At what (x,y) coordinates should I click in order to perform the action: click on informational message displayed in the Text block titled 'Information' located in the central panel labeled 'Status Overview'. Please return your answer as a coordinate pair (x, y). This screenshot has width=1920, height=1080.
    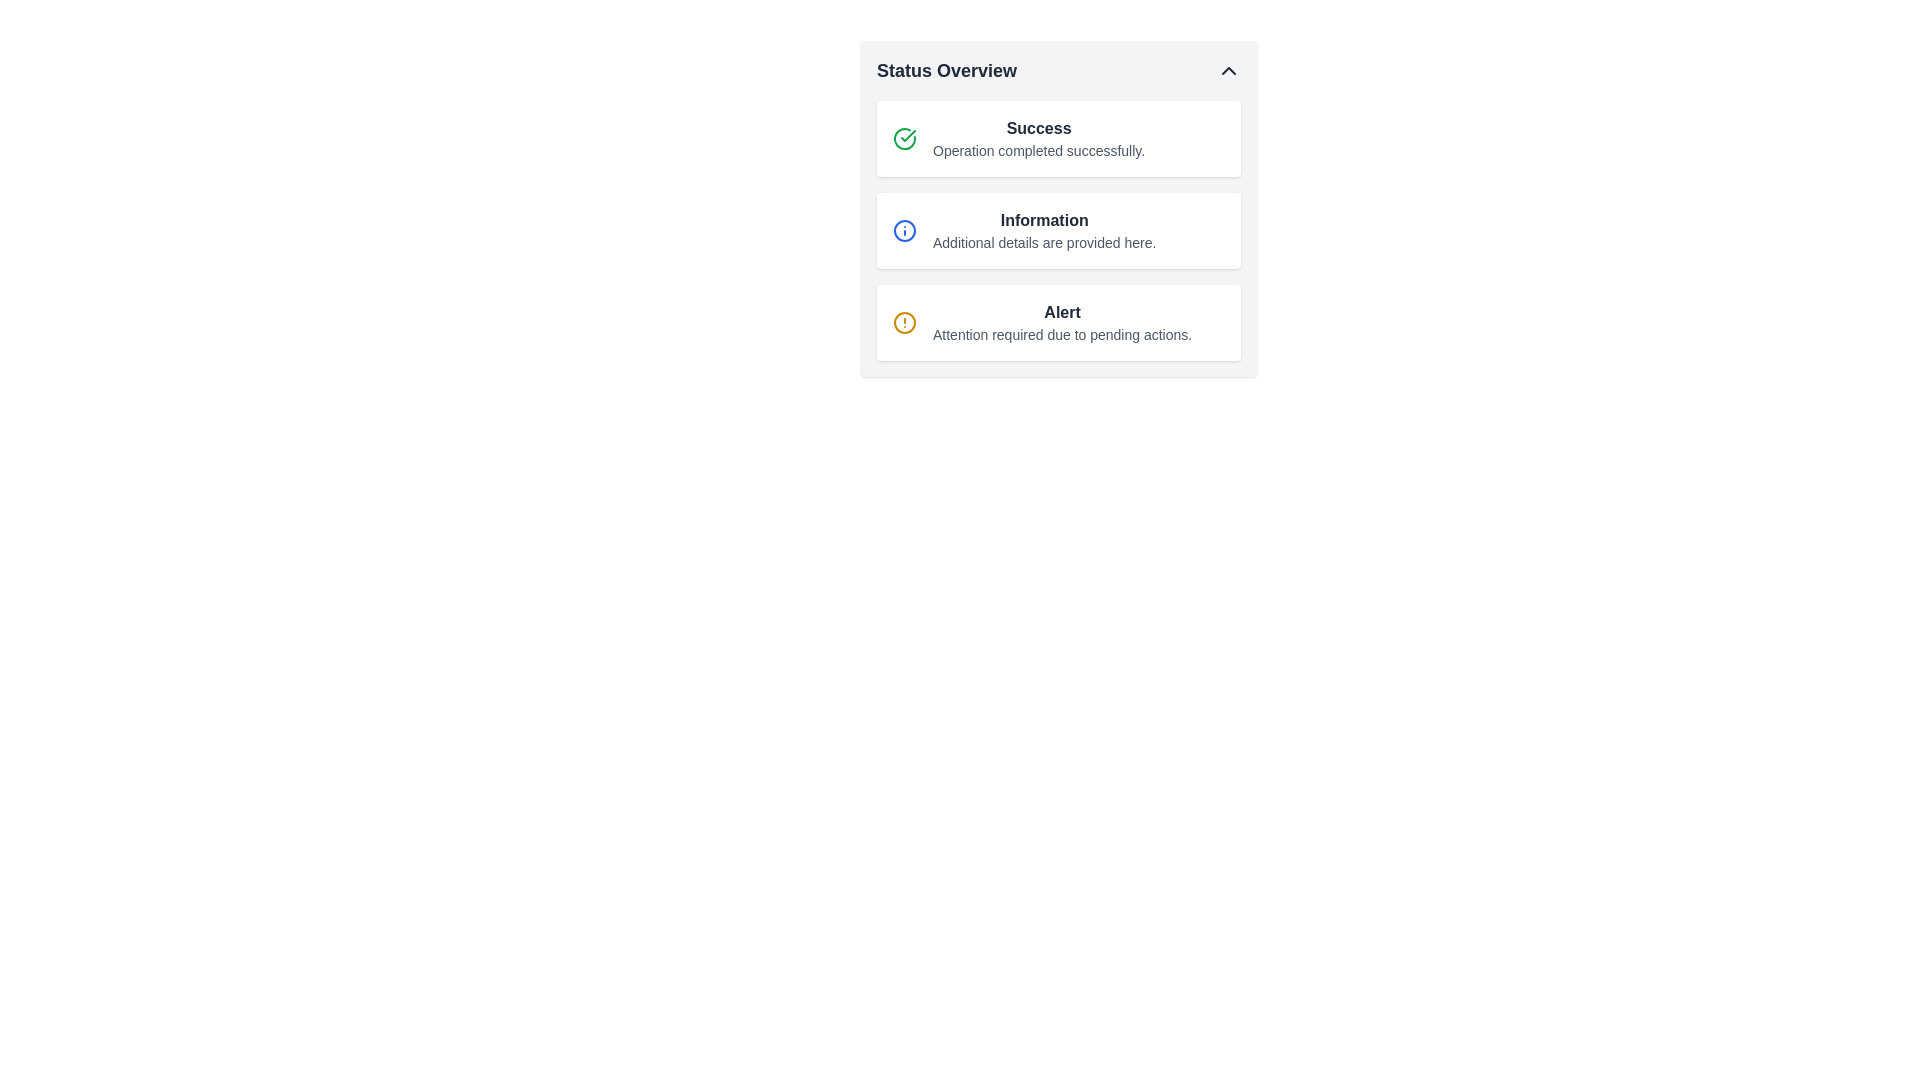
    Looking at the image, I should click on (1043, 230).